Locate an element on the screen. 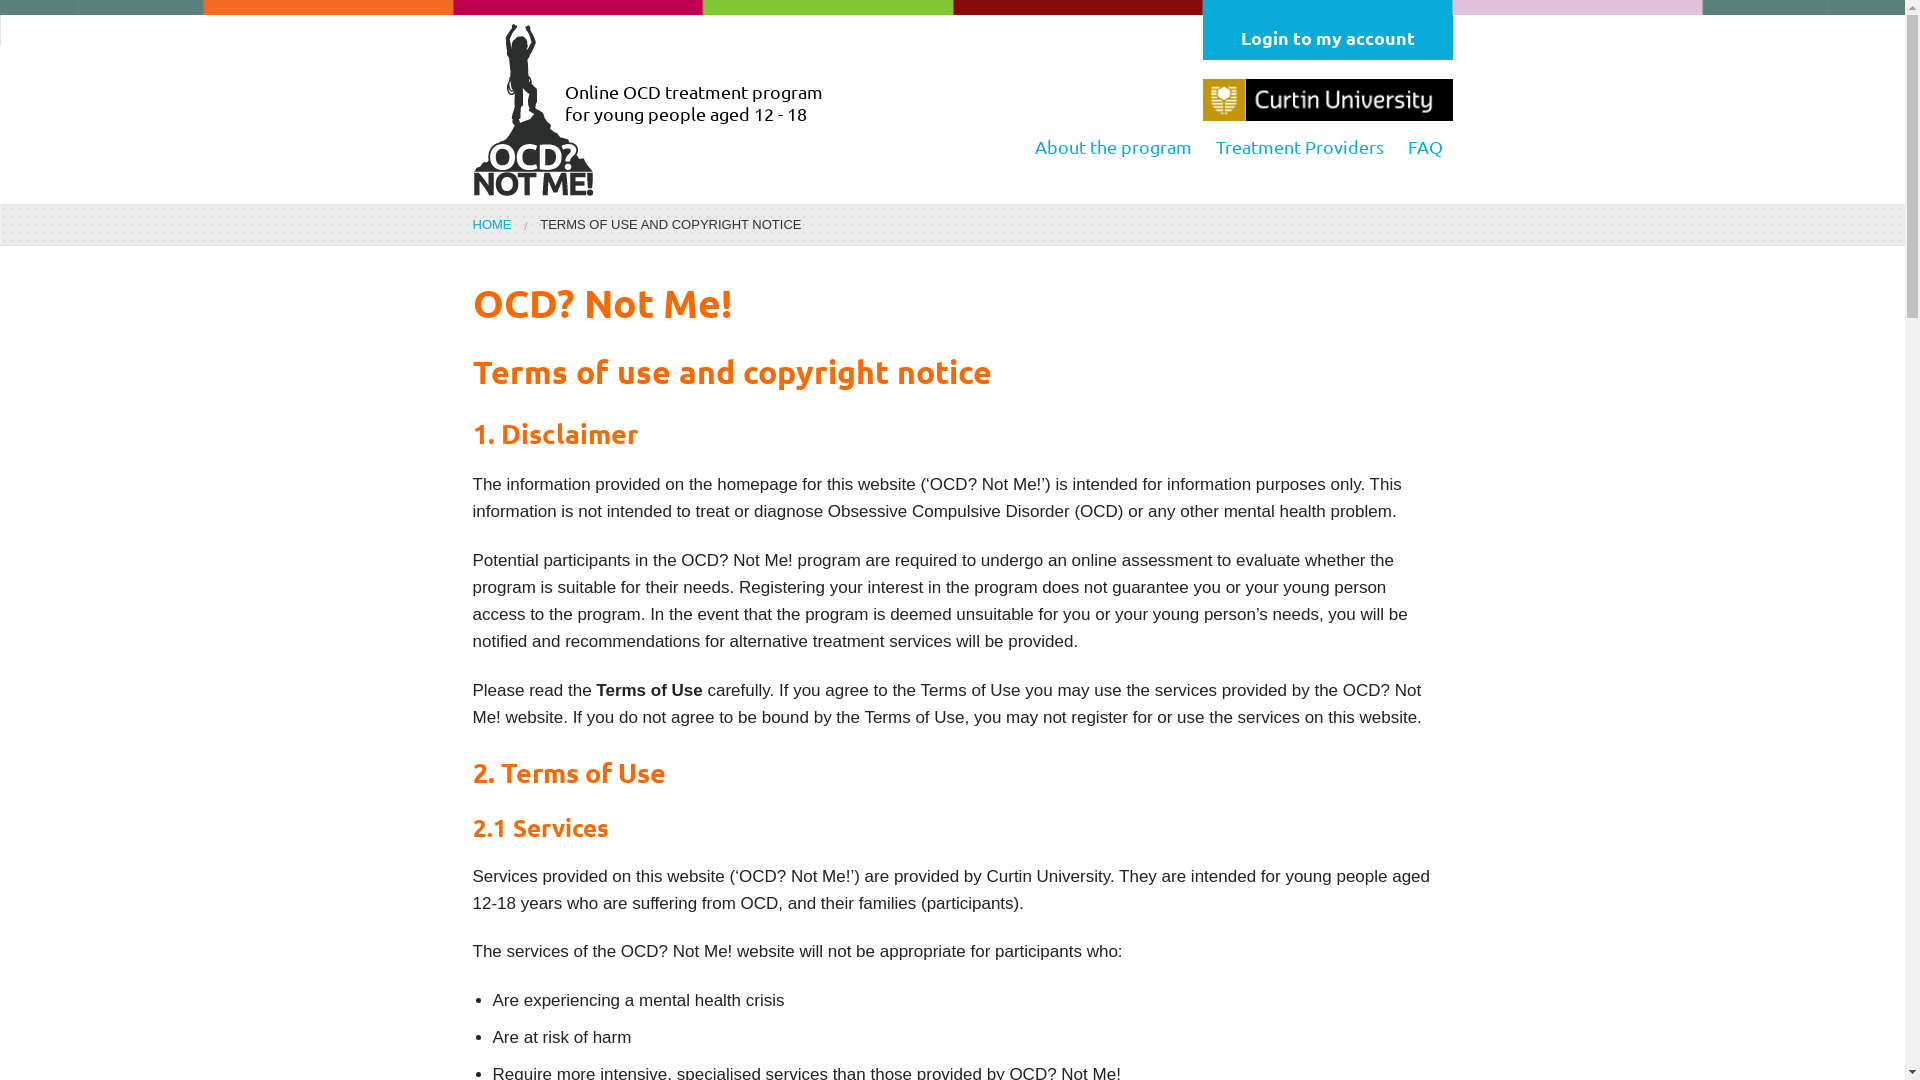  'HOME' is located at coordinates (491, 224).